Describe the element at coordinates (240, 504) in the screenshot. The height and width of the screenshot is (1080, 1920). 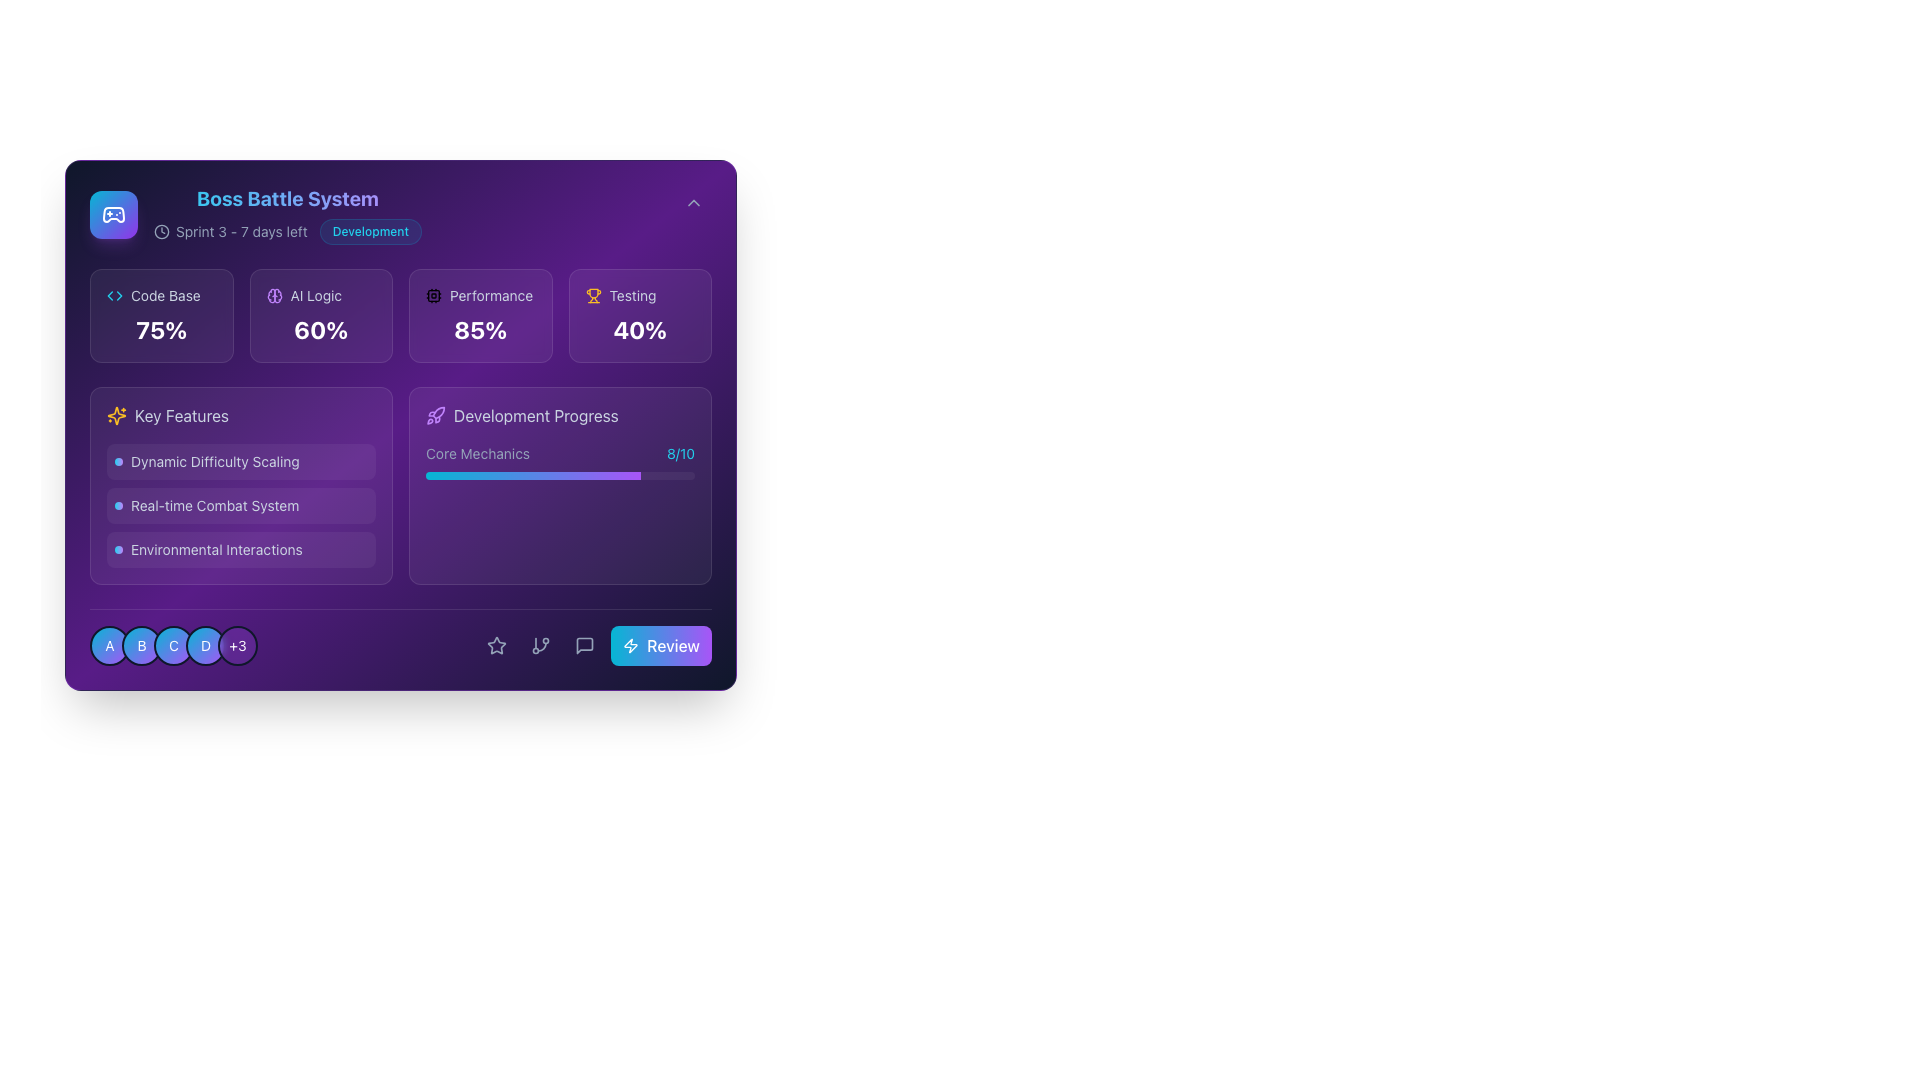
I see `the 'Real-time Combat System' label with decorative icon, which is the second item in the vertical list under the 'Key Features' section, located centrally in the left panel of the interface` at that location.